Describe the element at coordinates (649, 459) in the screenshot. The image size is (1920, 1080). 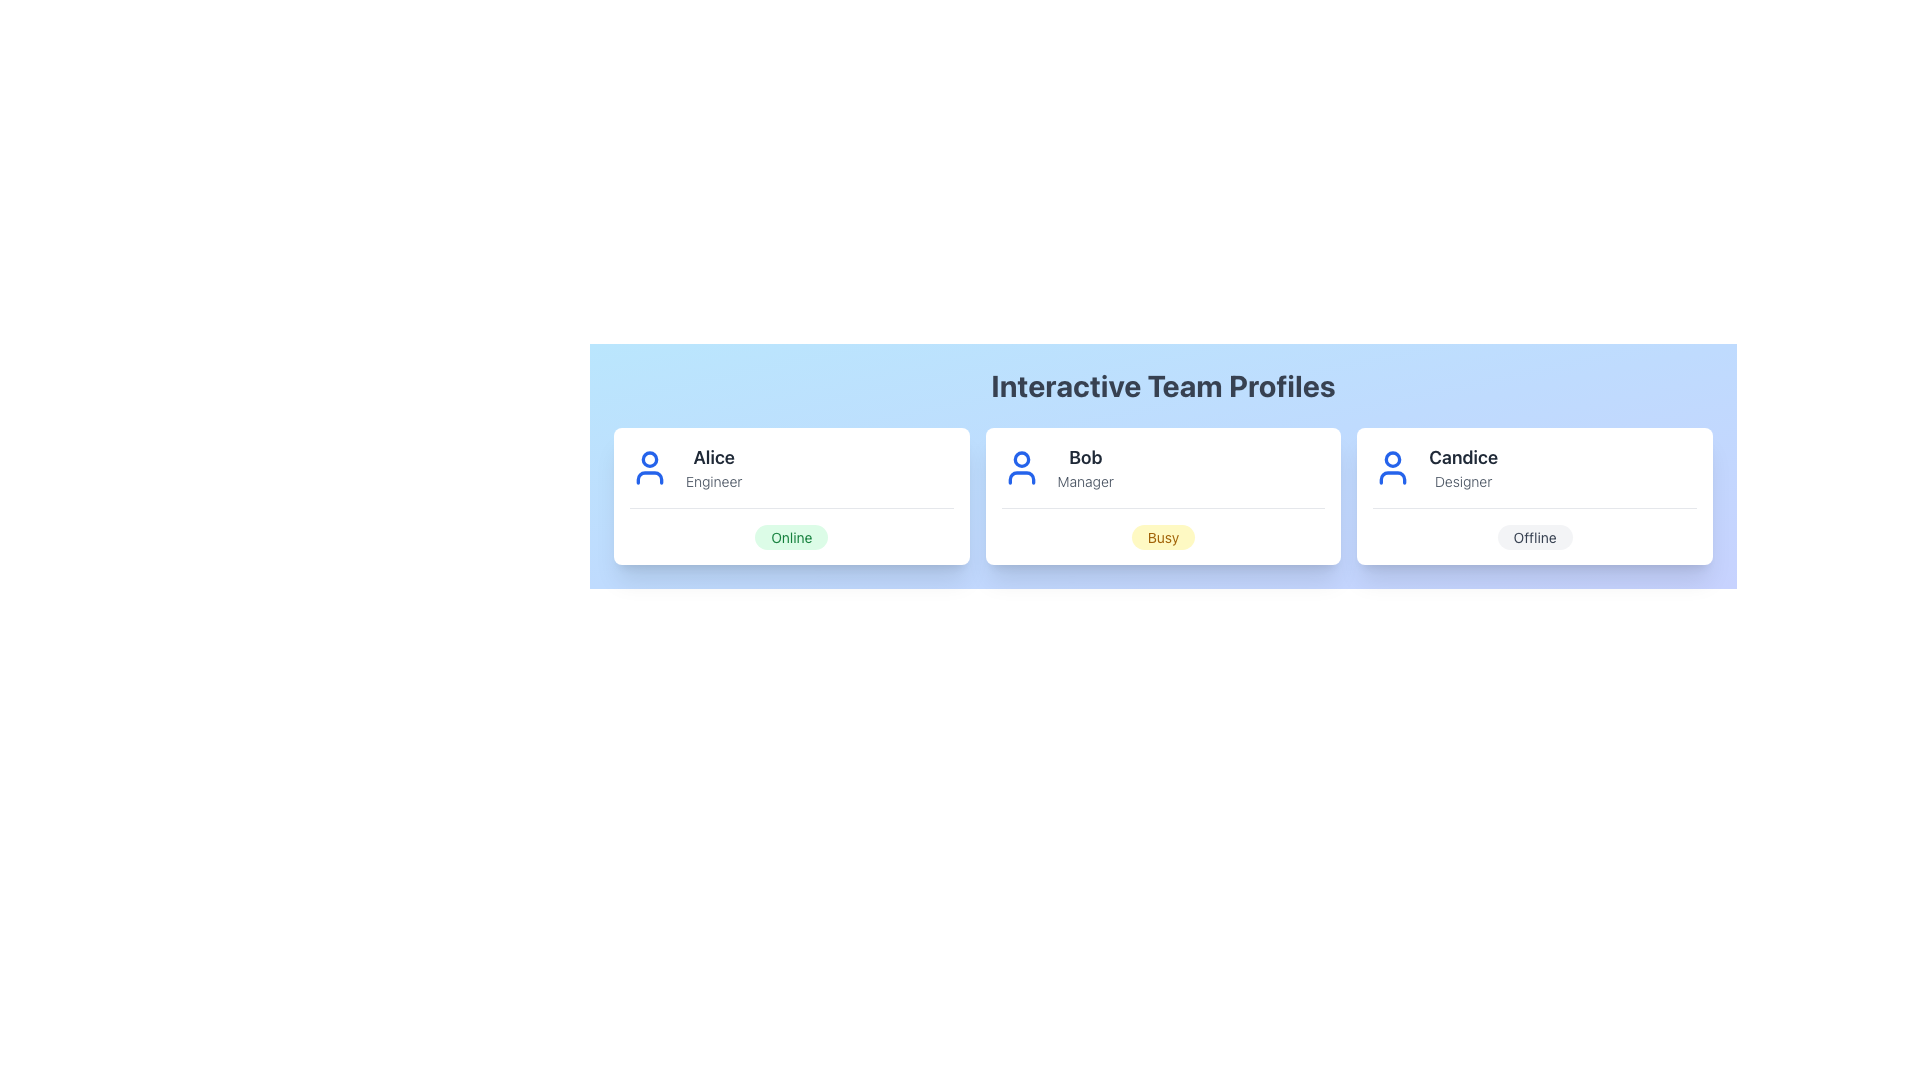
I see `the profile icon circle representing user 'Alice' at the top-left of the three user cards under 'Interactive Team Profiles'` at that location.